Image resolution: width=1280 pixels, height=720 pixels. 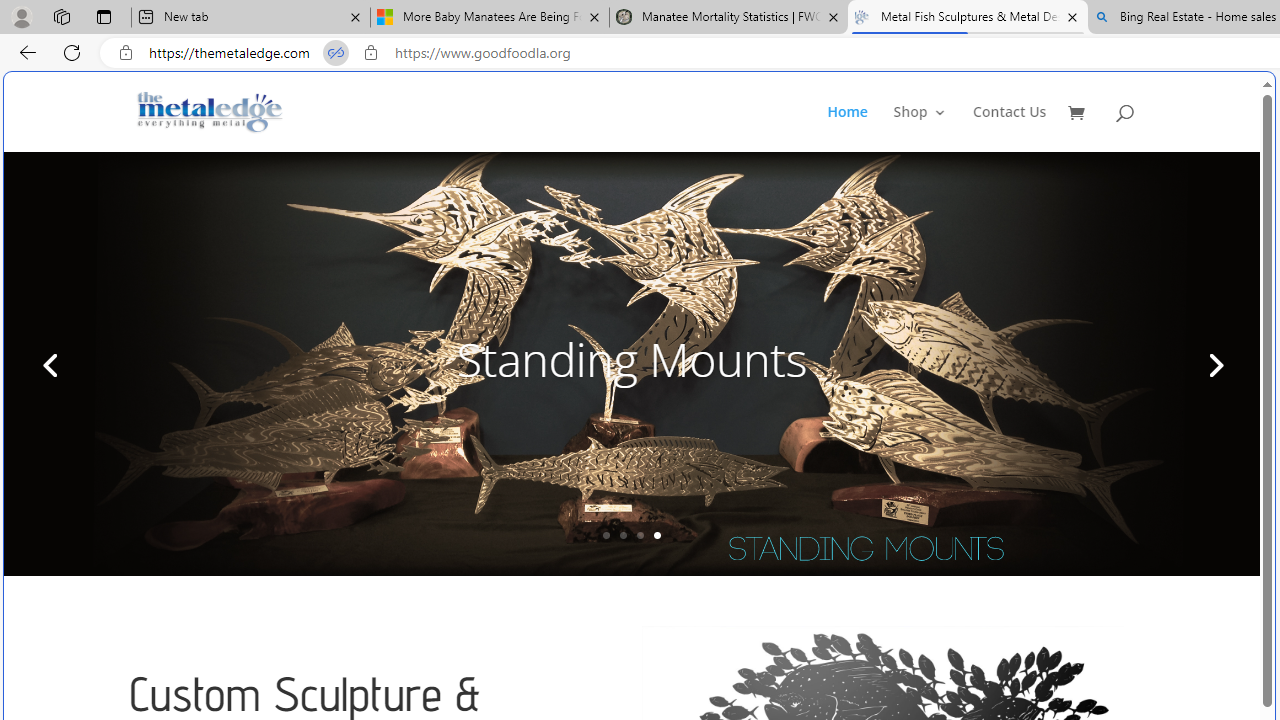 I want to click on 'Tabs in split screen', so click(x=336, y=52).